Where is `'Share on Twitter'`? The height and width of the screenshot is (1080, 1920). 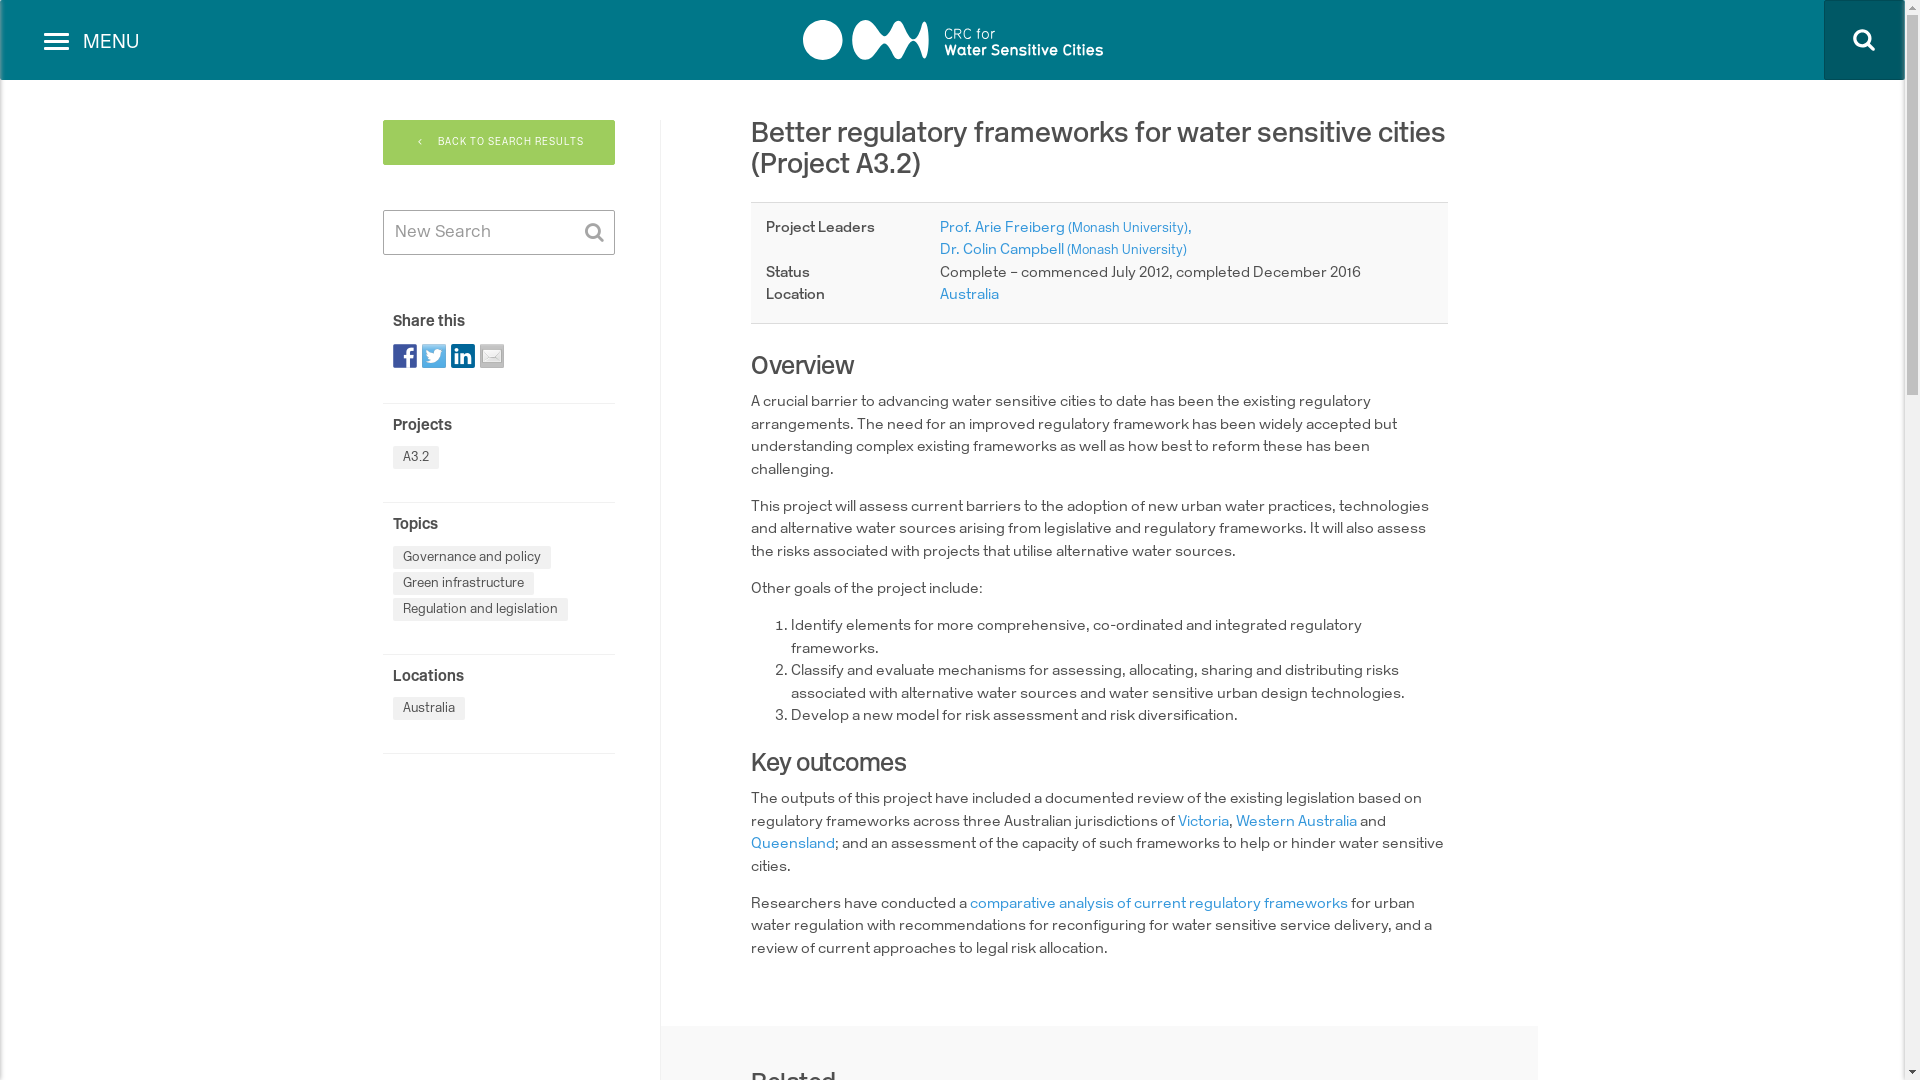
'Share on Twitter' is located at coordinates (432, 354).